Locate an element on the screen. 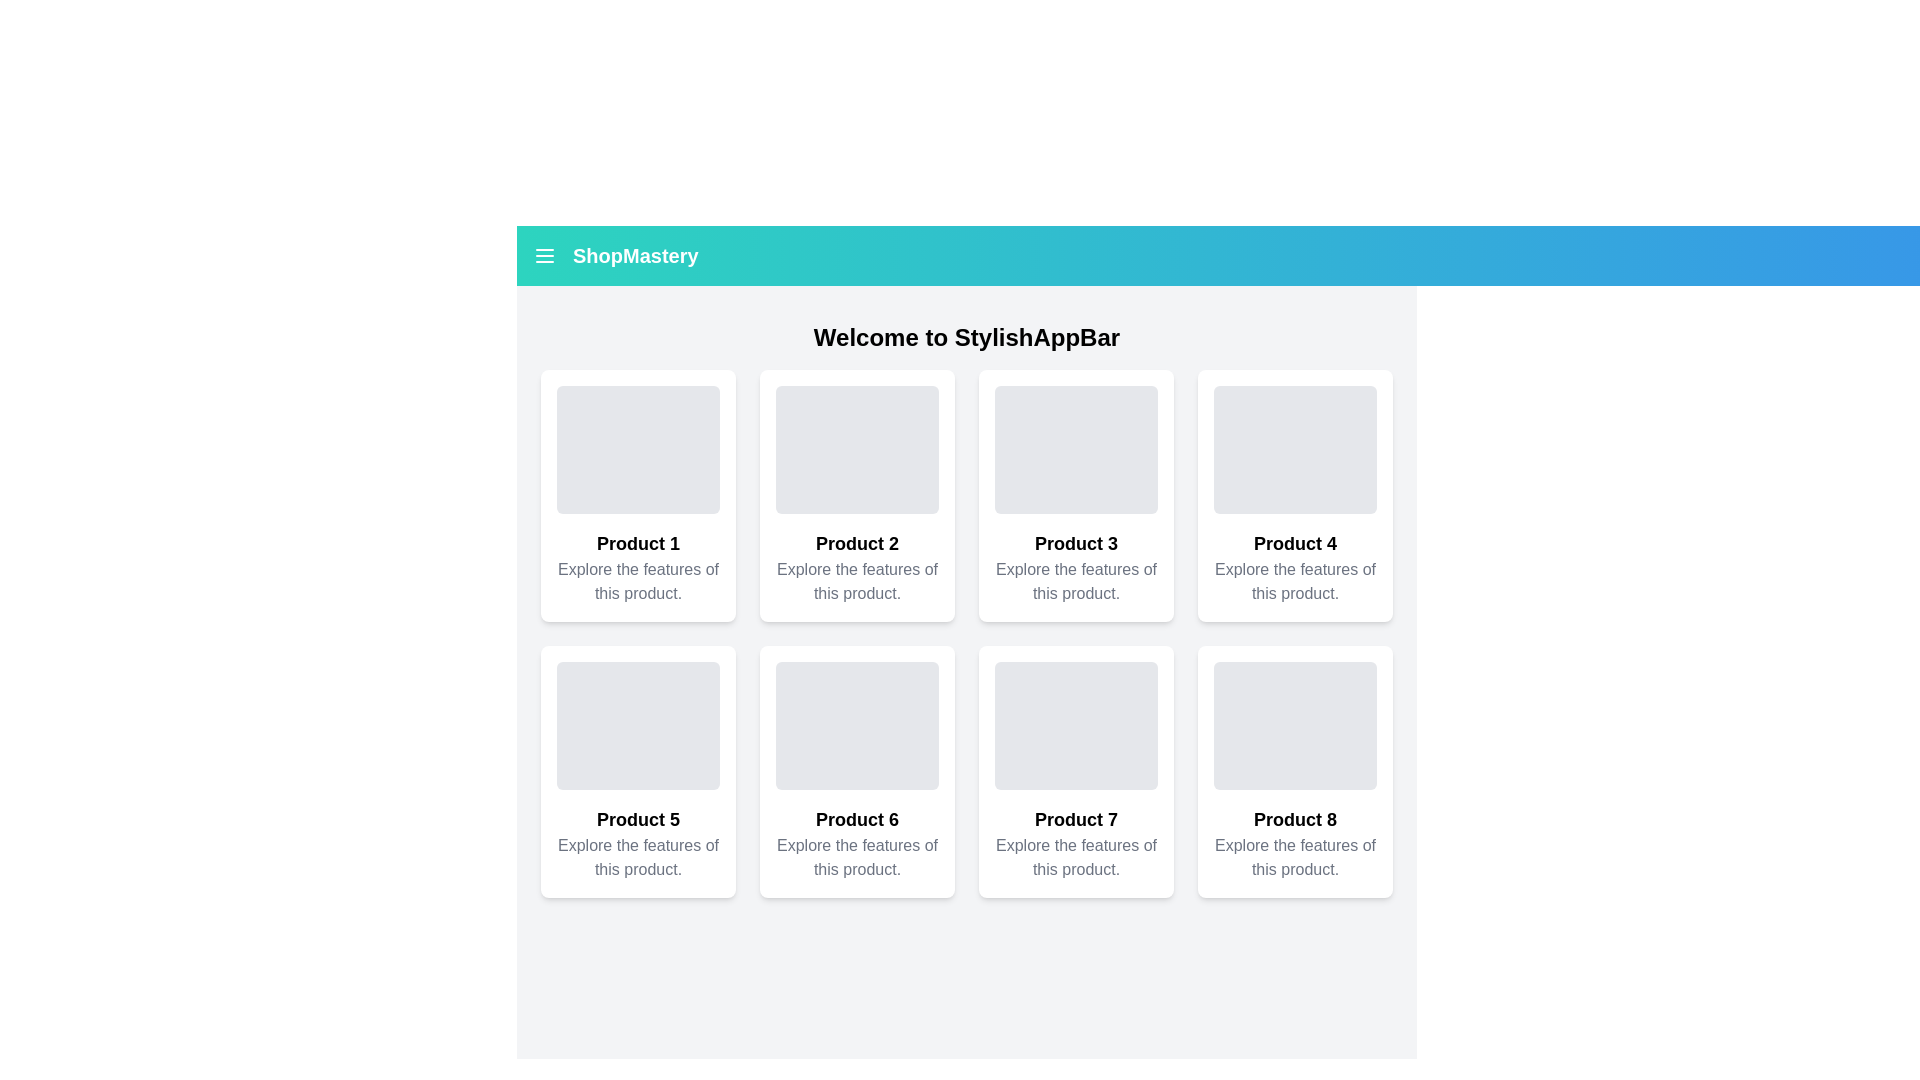 This screenshot has height=1080, width=1920. the bold text label displaying 'Product 4', which is located in the fourth card of the top row in a grid layout is located at coordinates (1295, 543).